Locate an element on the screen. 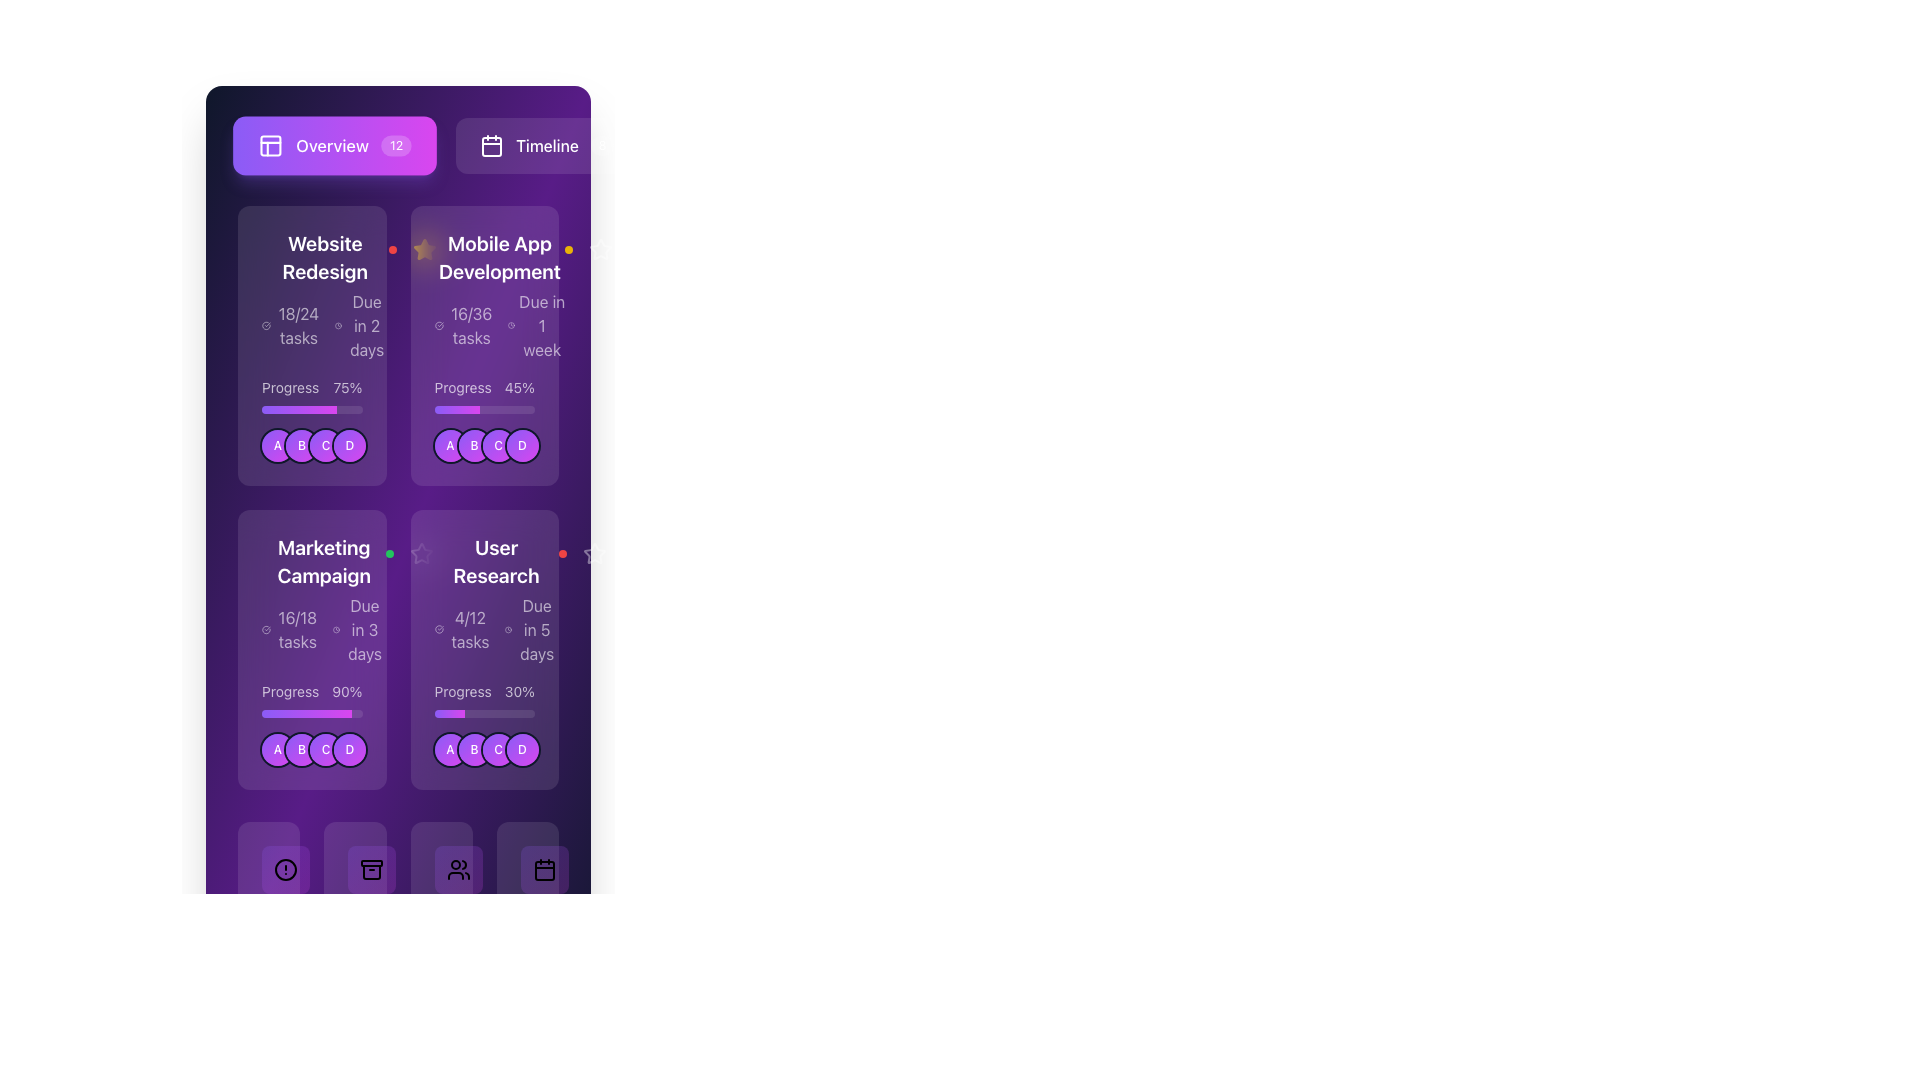 The height and width of the screenshot is (1080, 1920). the task progress and deadline information element located within the 'Website Redesign' card is located at coordinates (325, 325).